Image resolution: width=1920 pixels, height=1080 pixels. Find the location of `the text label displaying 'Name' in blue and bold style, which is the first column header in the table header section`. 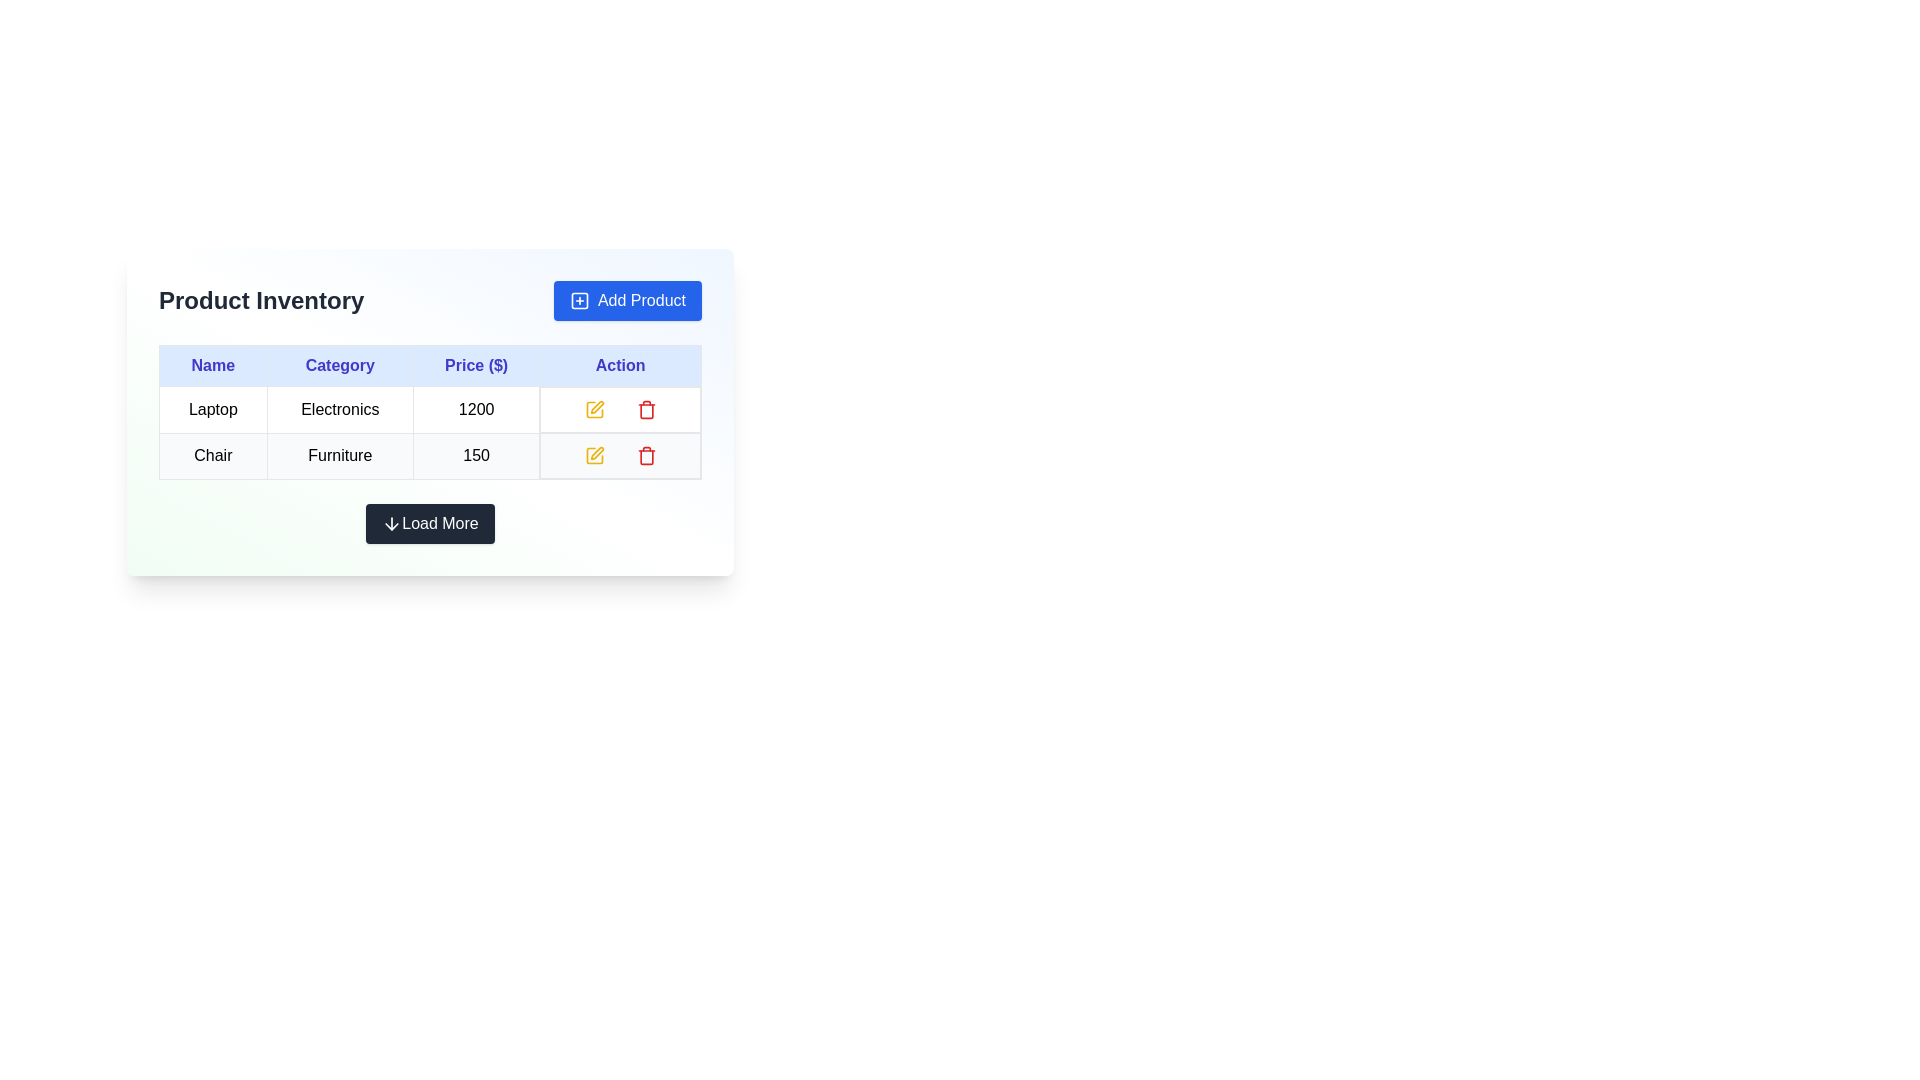

the text label displaying 'Name' in blue and bold style, which is the first column header in the table header section is located at coordinates (213, 366).